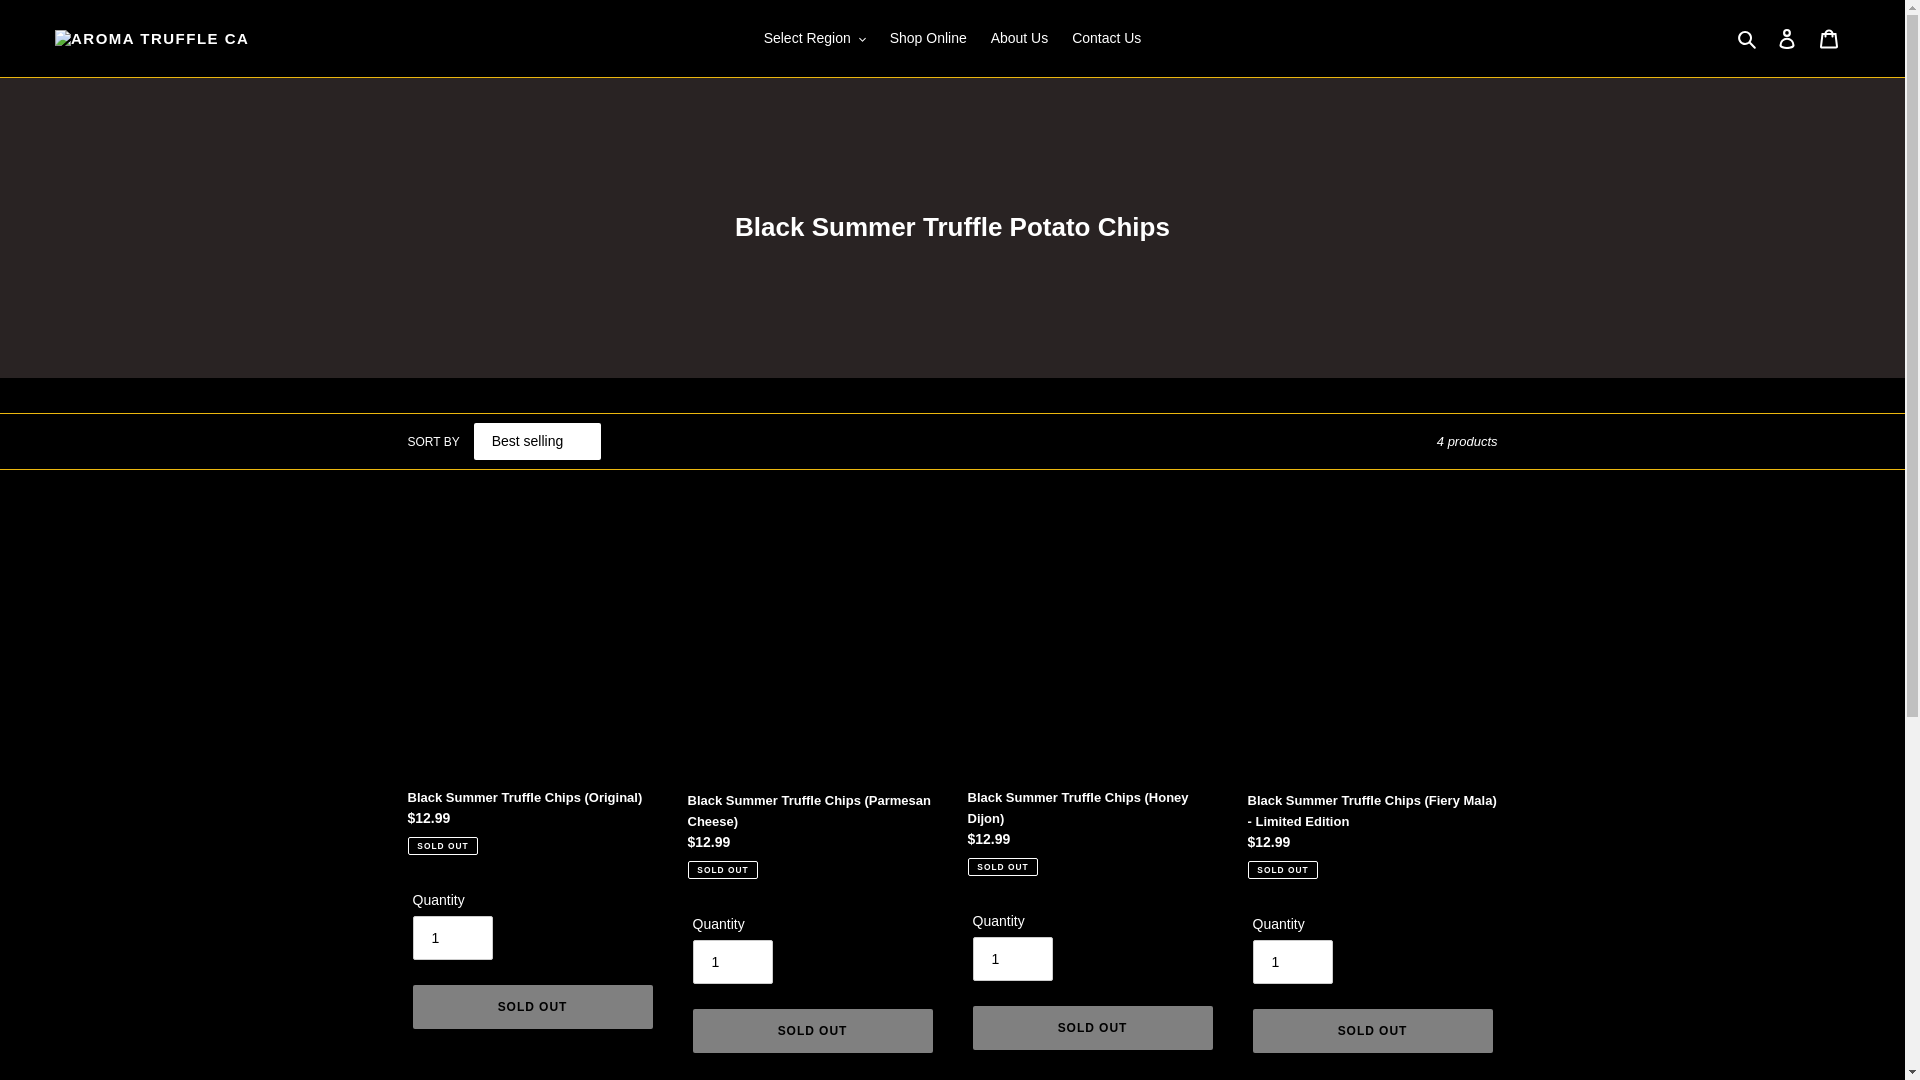 The width and height of the screenshot is (1920, 1080). What do you see at coordinates (1019, 38) in the screenshot?
I see `'About Us'` at bounding box center [1019, 38].